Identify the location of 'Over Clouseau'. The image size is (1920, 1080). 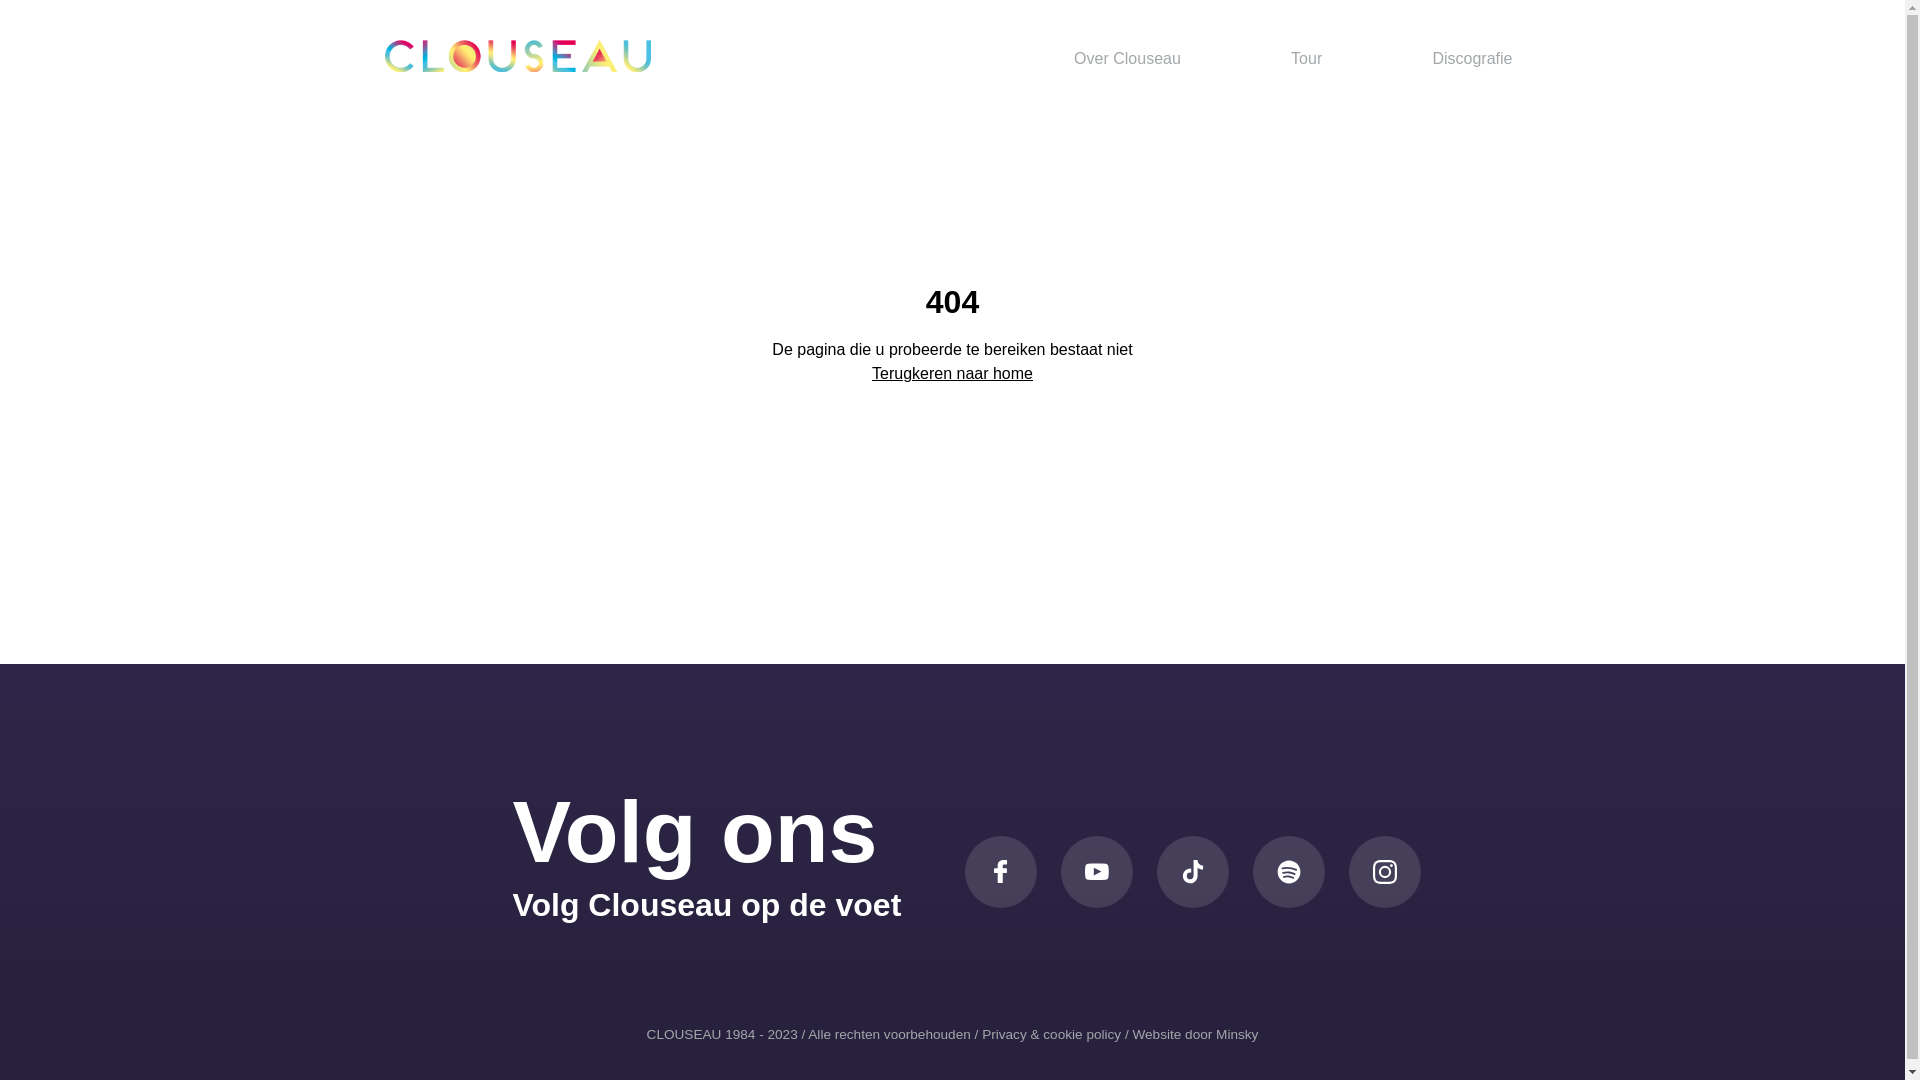
(1127, 57).